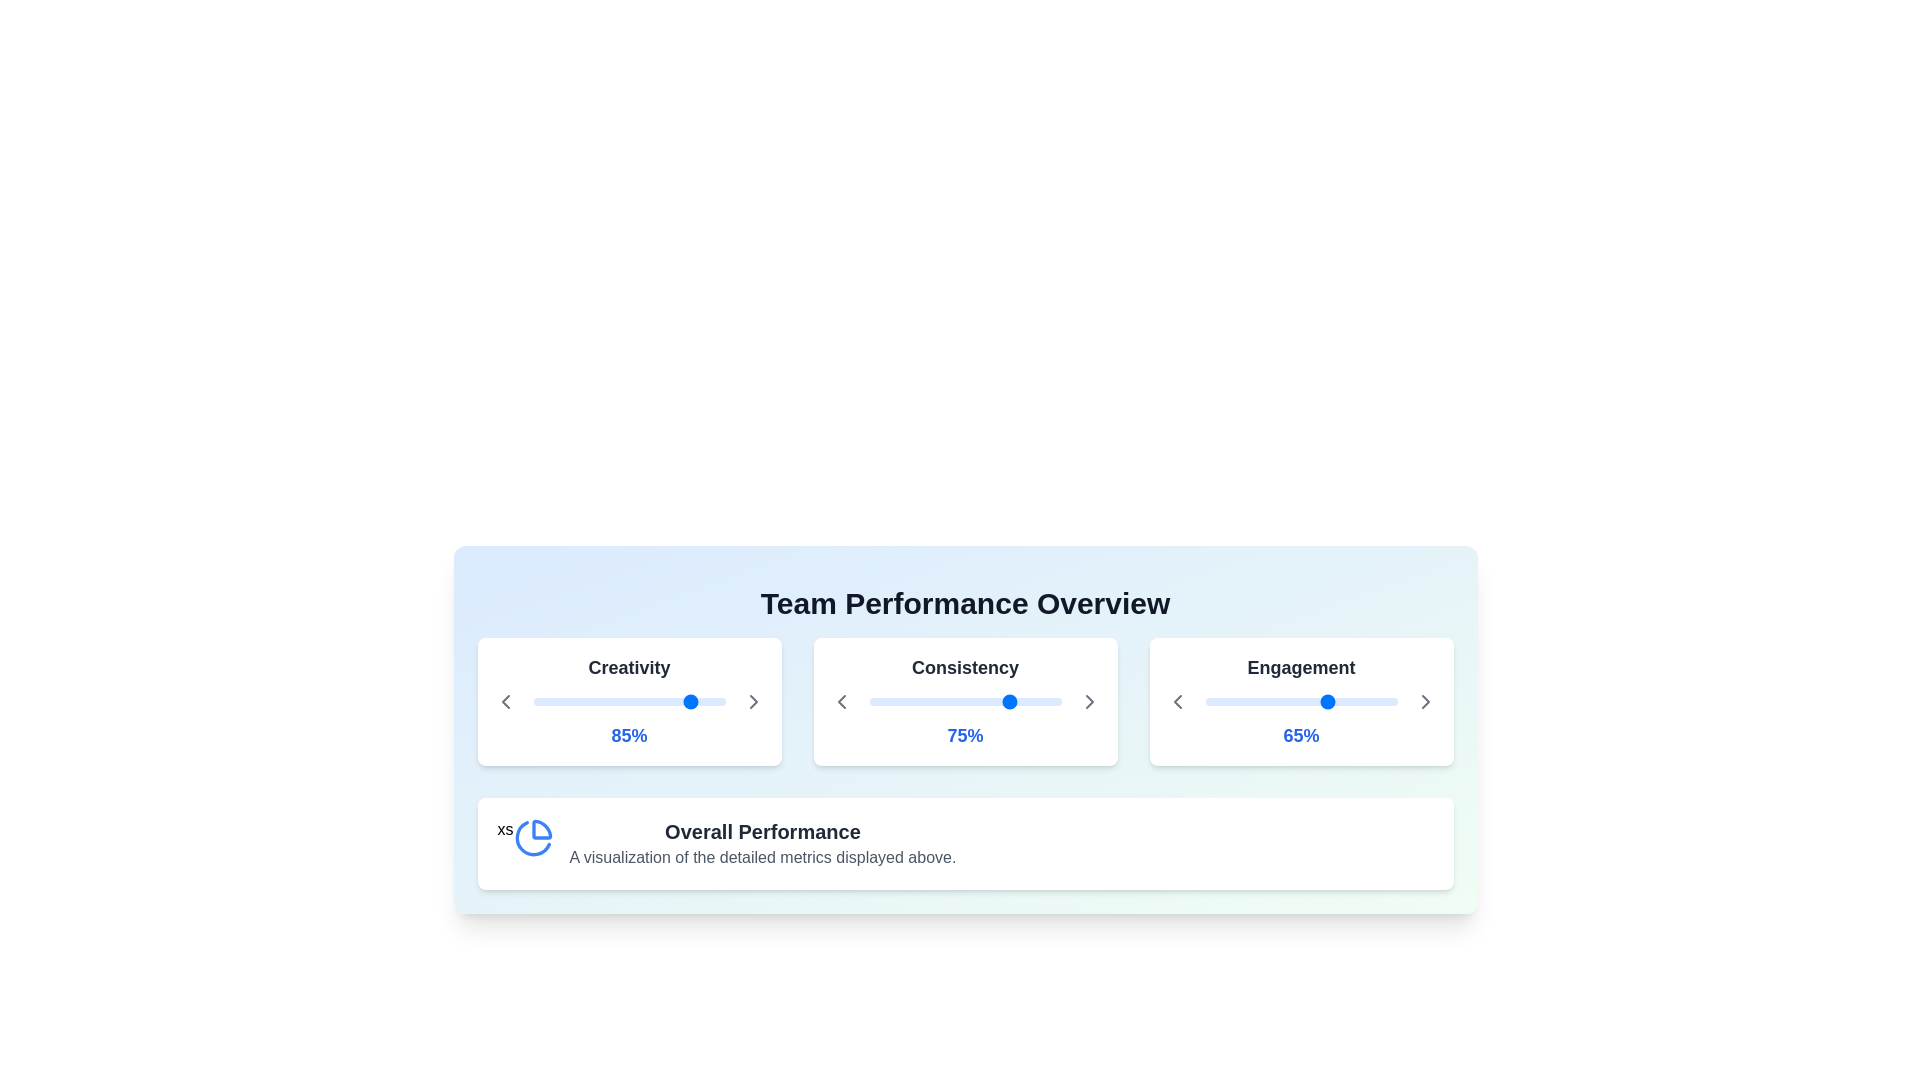  Describe the element at coordinates (882, 701) in the screenshot. I see `the consistency score` at that location.